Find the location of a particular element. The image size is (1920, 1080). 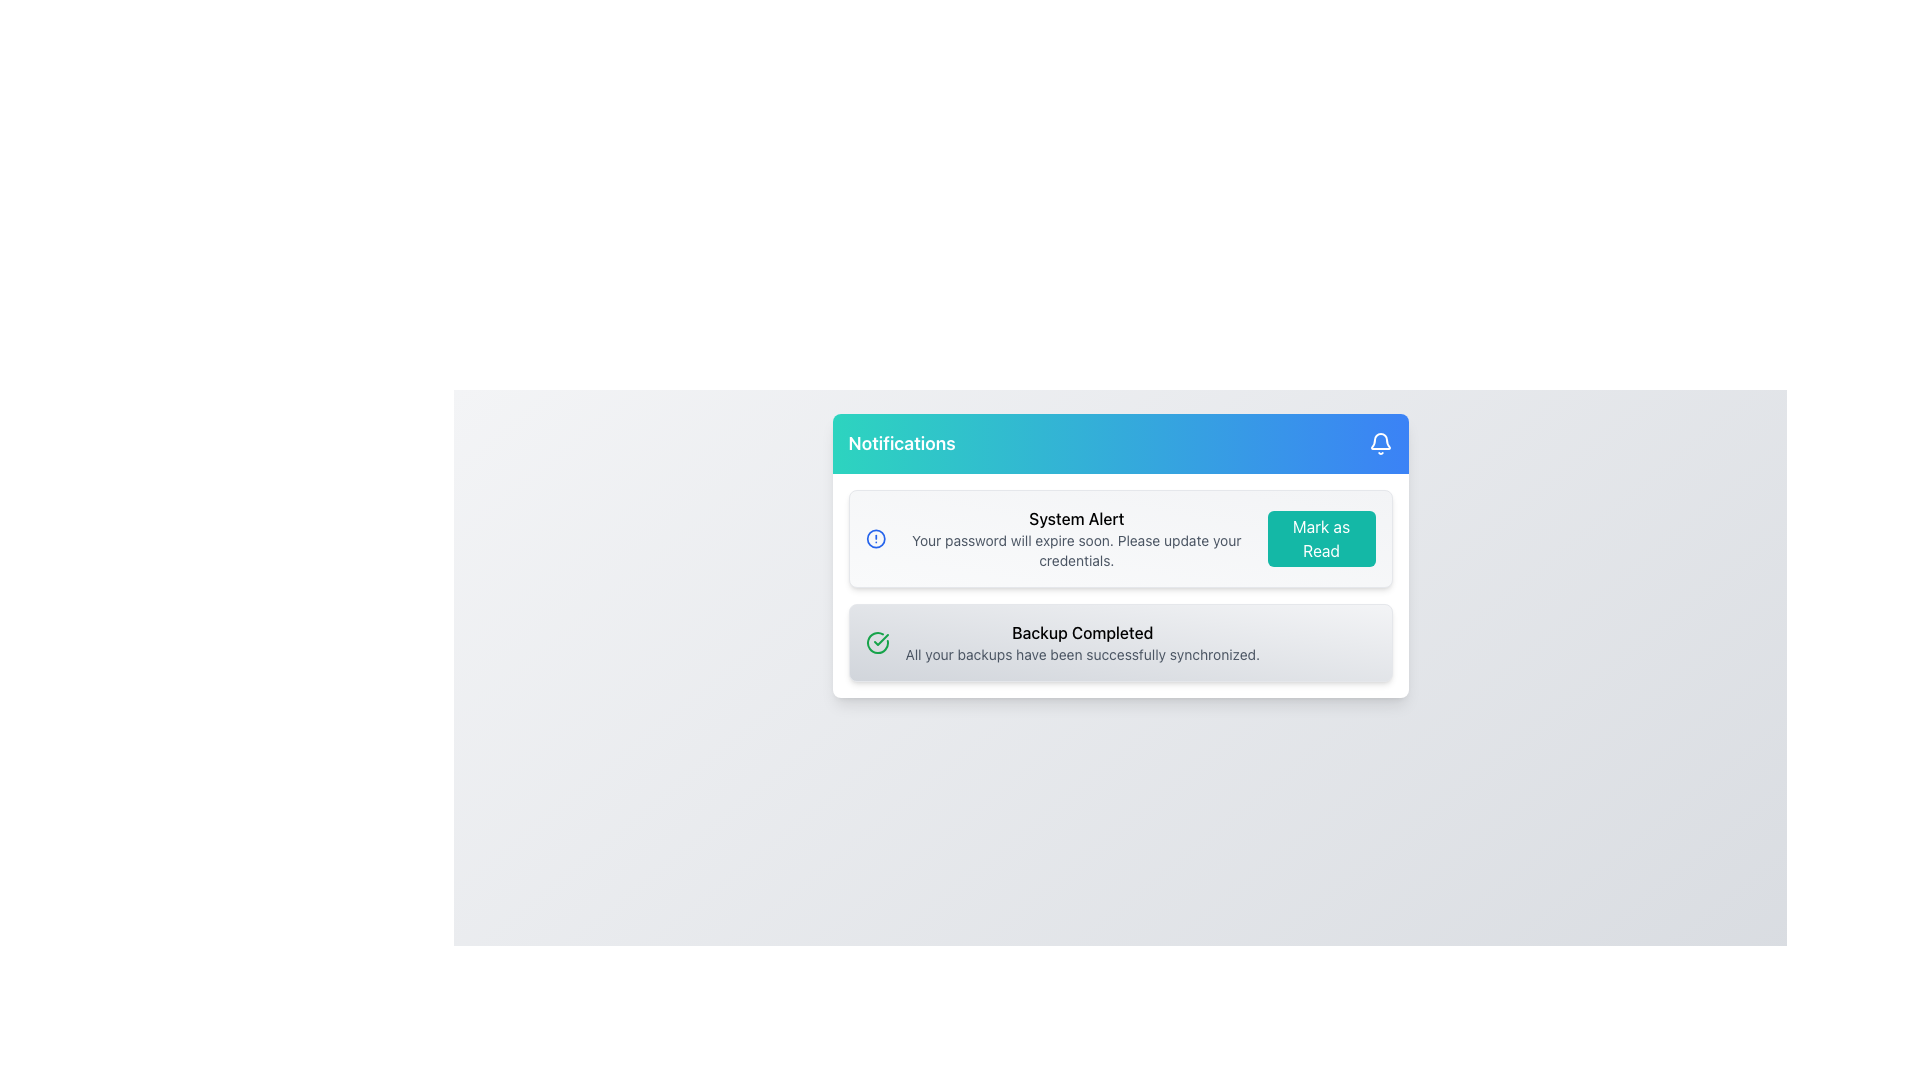

the circular blue-bordered icon with an exclamation mark representing an alert, located to the left of the 'System Alert' text in the notification panel is located at coordinates (875, 538).